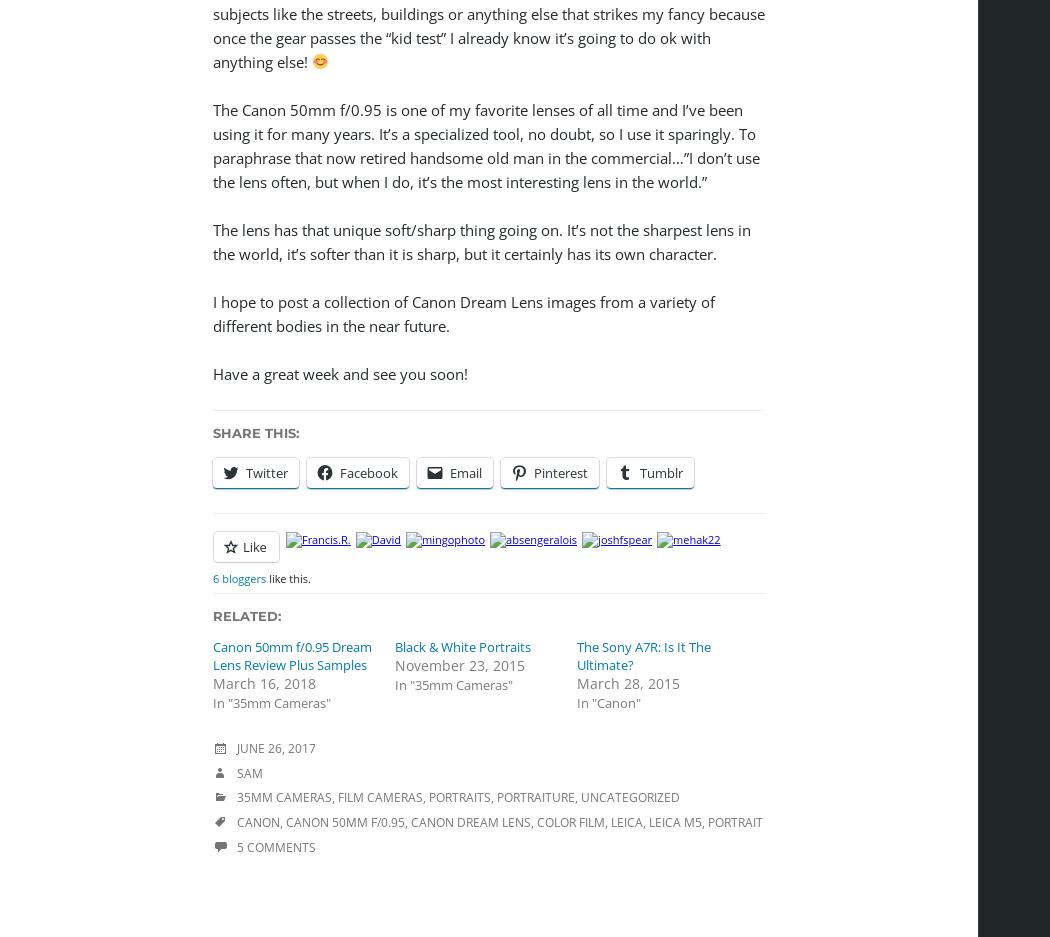  What do you see at coordinates (380, 796) in the screenshot?
I see `'Film Cameras'` at bounding box center [380, 796].